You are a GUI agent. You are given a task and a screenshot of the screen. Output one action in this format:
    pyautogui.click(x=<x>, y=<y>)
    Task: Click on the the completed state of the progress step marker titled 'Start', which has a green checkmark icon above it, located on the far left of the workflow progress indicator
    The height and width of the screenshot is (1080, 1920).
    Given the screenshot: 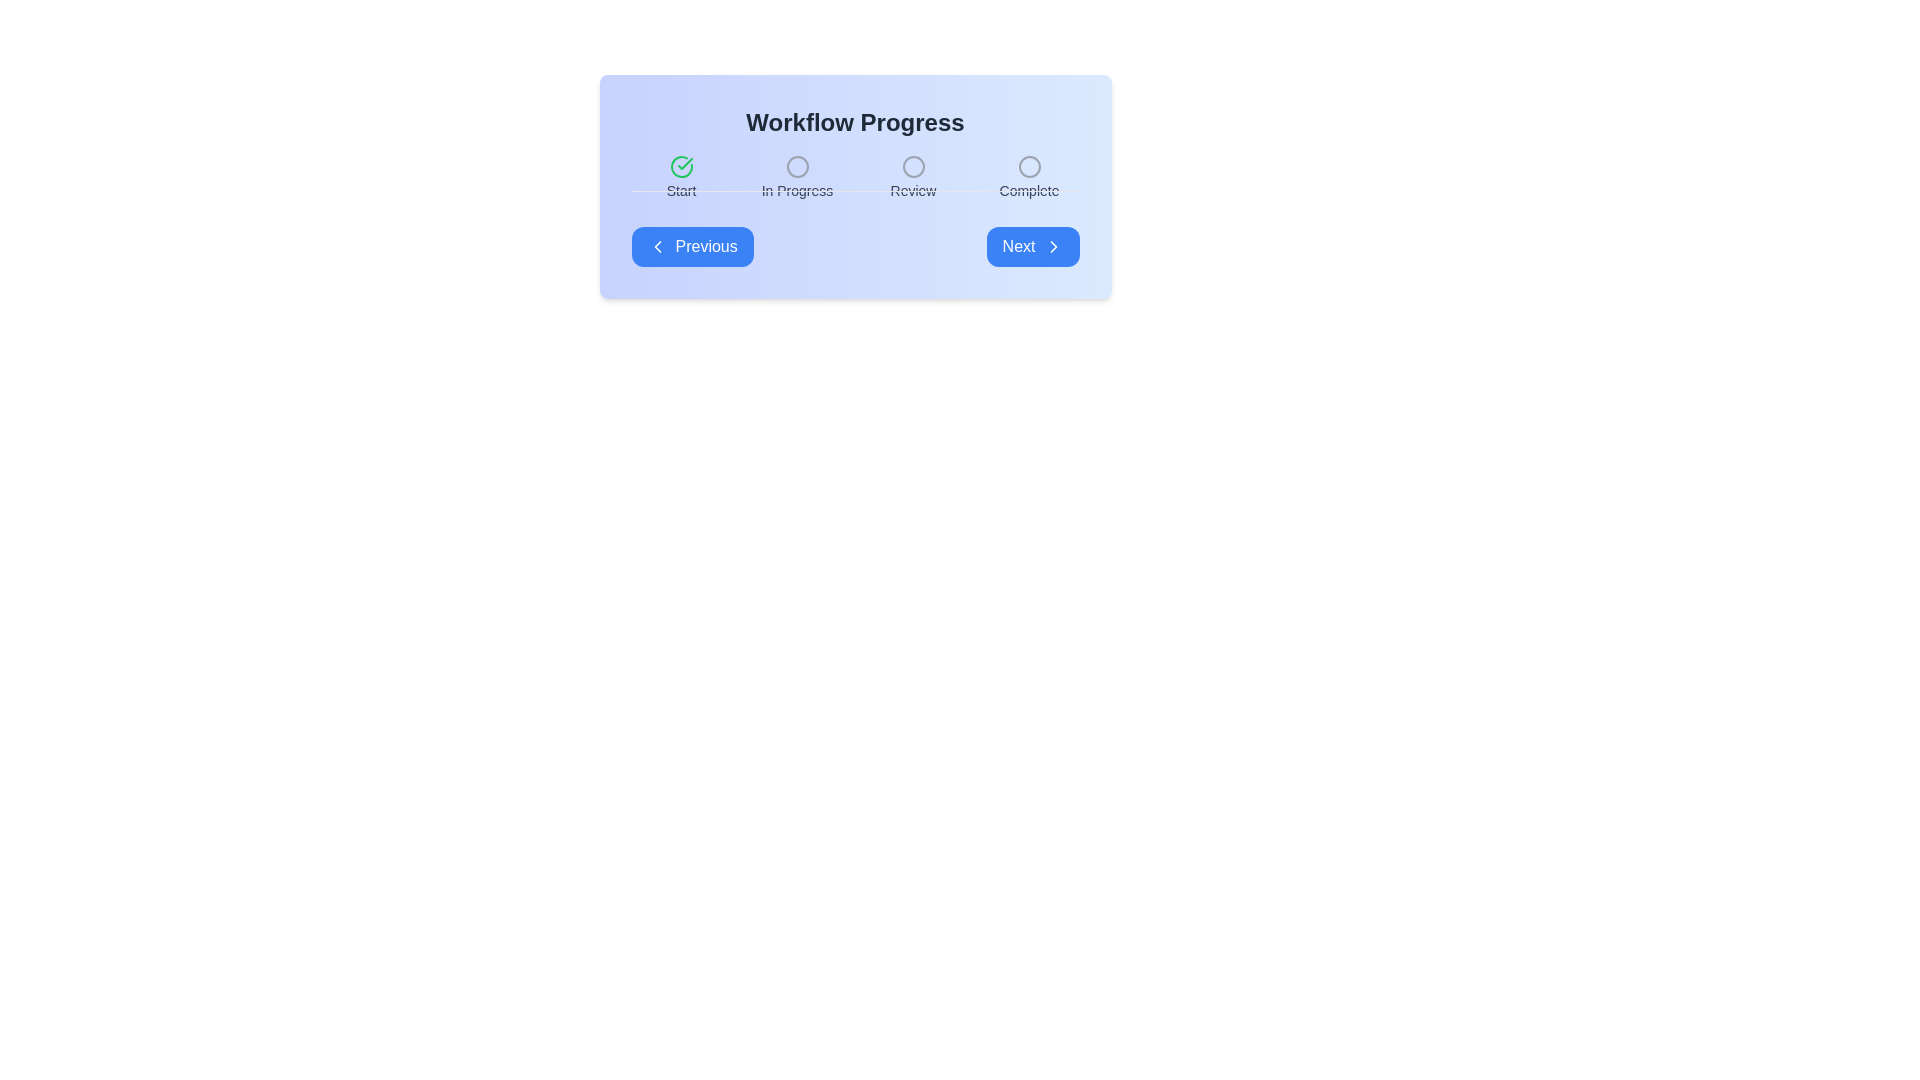 What is the action you would take?
    pyautogui.click(x=681, y=177)
    